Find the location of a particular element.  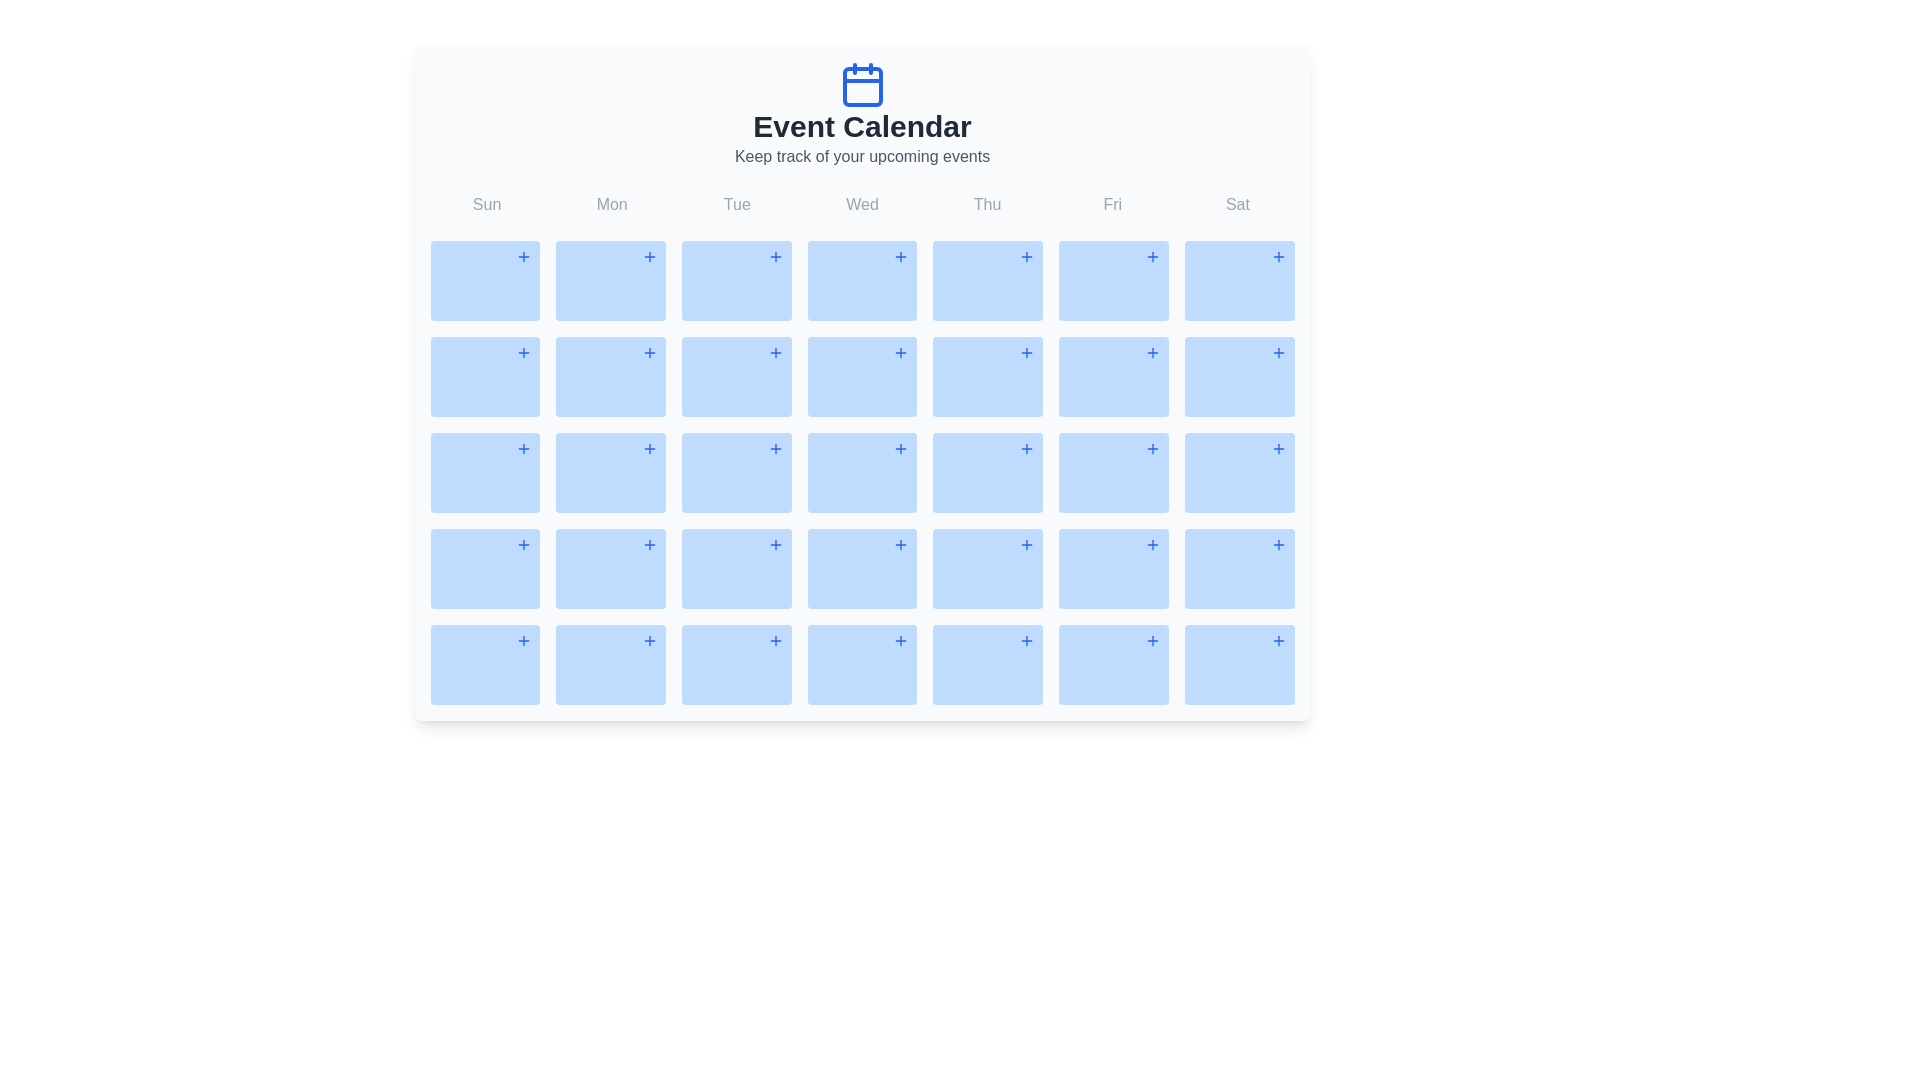

the rectangular box with rounded corners, styled with a light blue background, located in the sixth row and third column of a 7-column grid layout is located at coordinates (735, 664).